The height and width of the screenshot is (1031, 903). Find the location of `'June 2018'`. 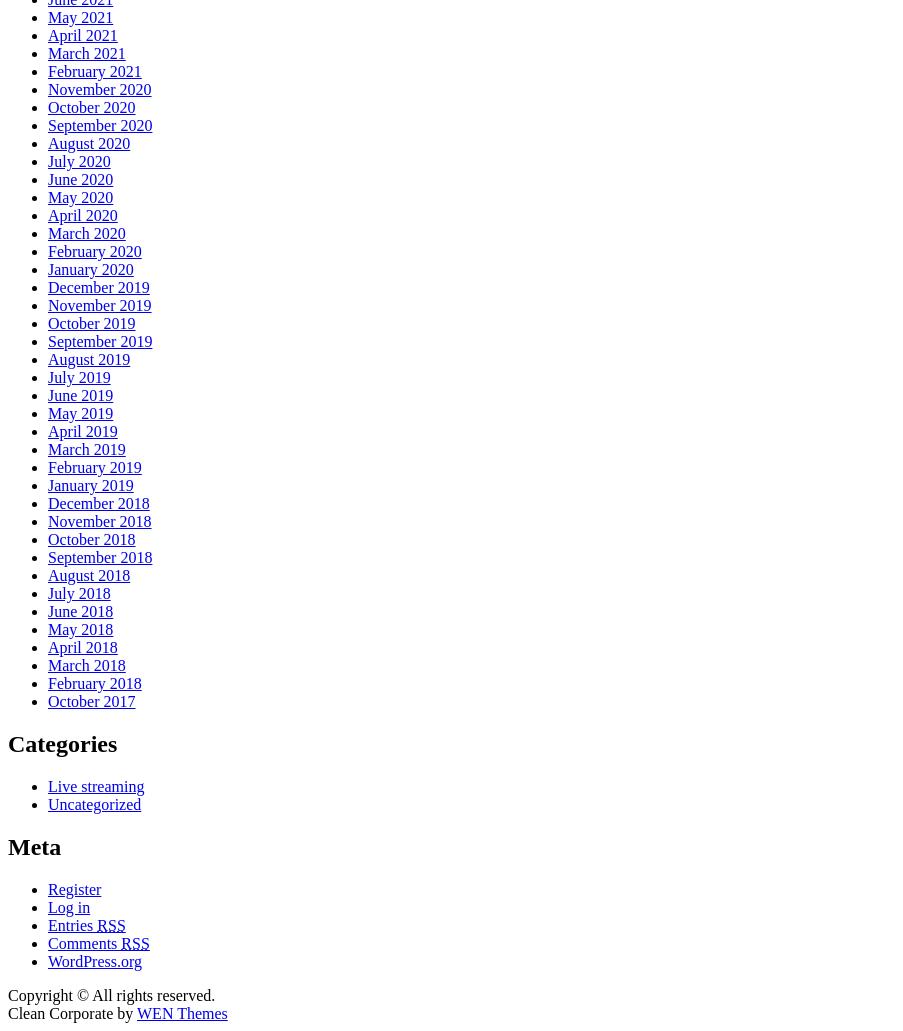

'June 2018' is located at coordinates (80, 610).